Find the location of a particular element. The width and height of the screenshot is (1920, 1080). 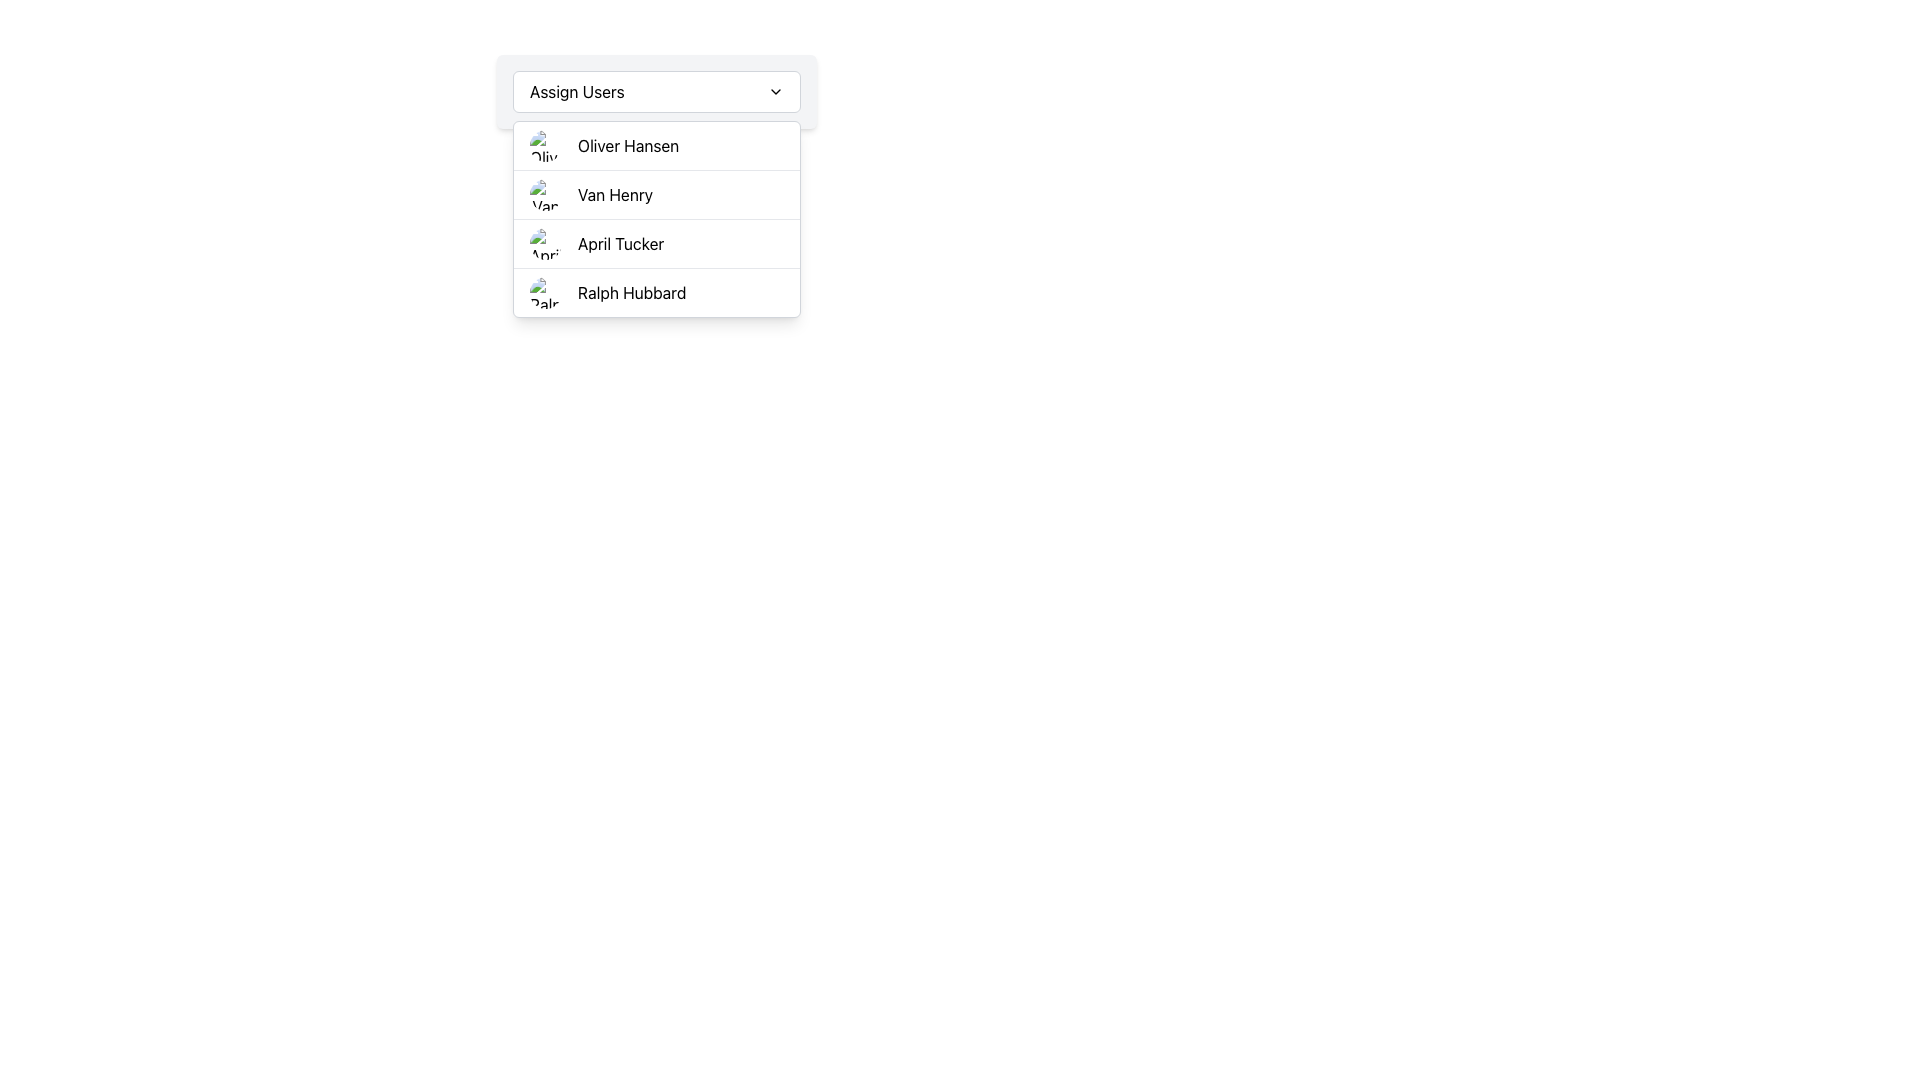

the 'Ralph Hubbard' selectable option in the dropdown menu is located at coordinates (631, 293).